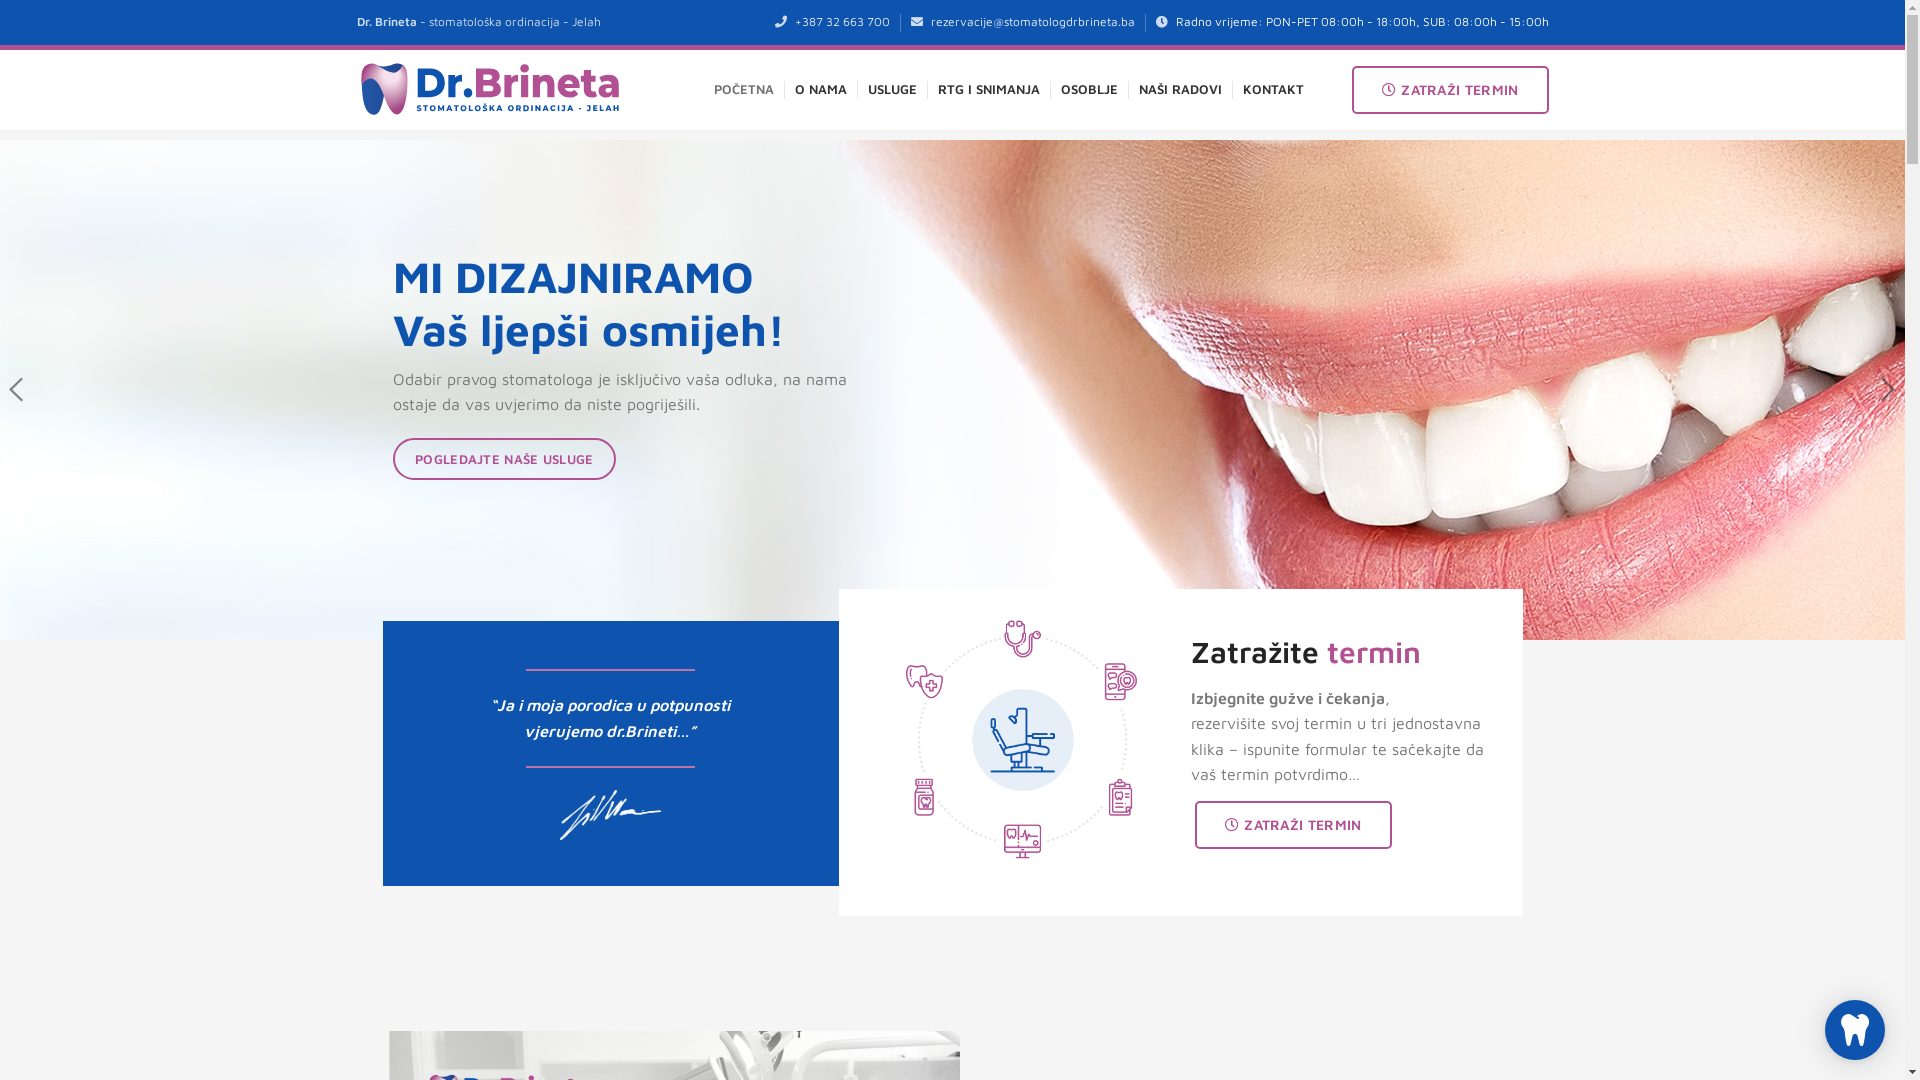  What do you see at coordinates (792, 21) in the screenshot?
I see `'+387 32 663 700'` at bounding box center [792, 21].